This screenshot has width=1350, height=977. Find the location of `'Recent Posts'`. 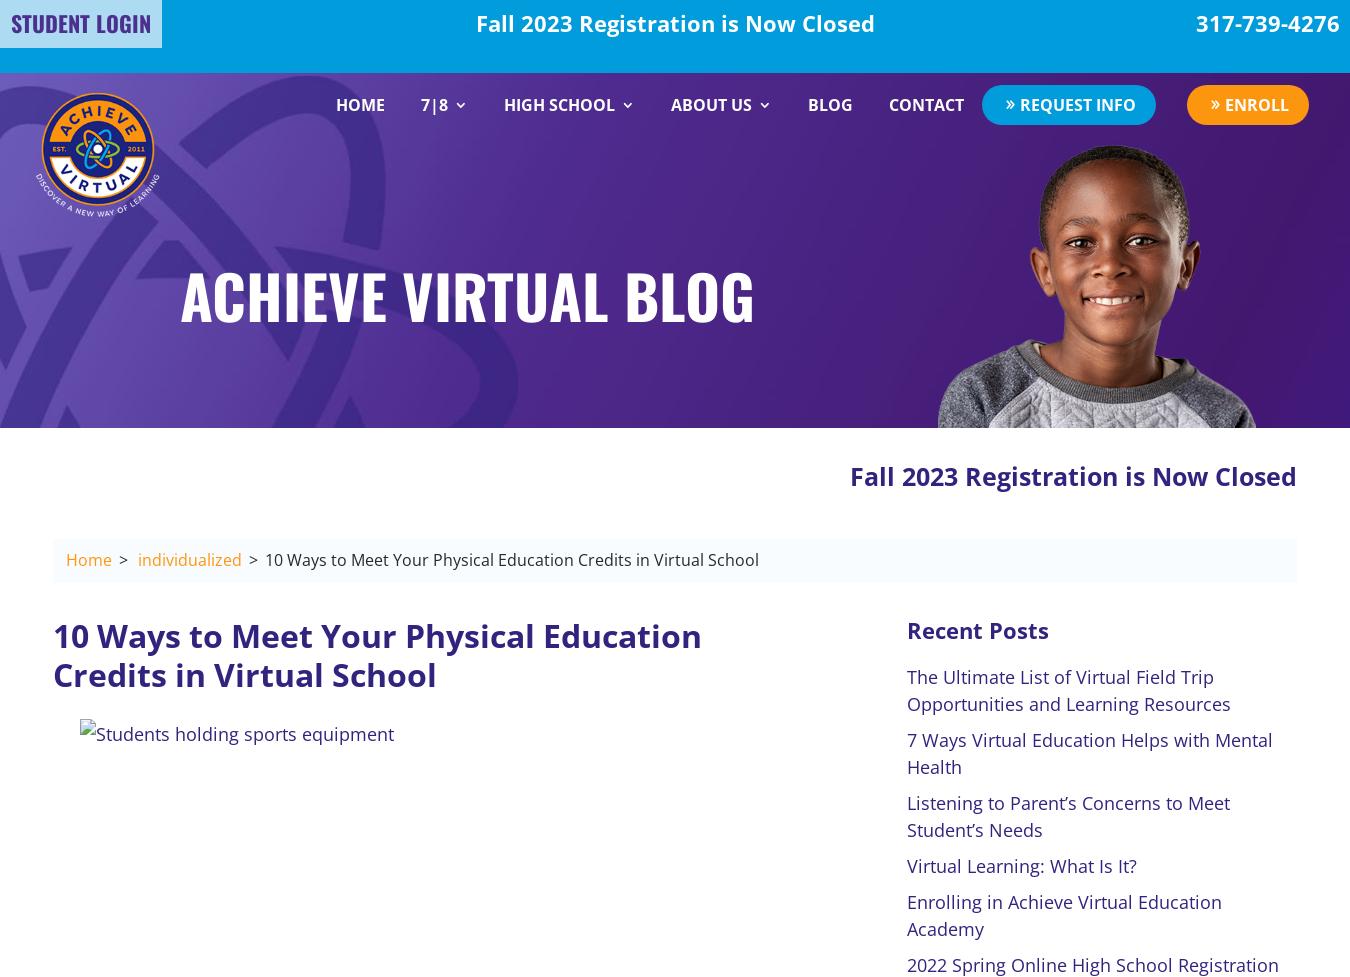

'Recent Posts' is located at coordinates (976, 628).